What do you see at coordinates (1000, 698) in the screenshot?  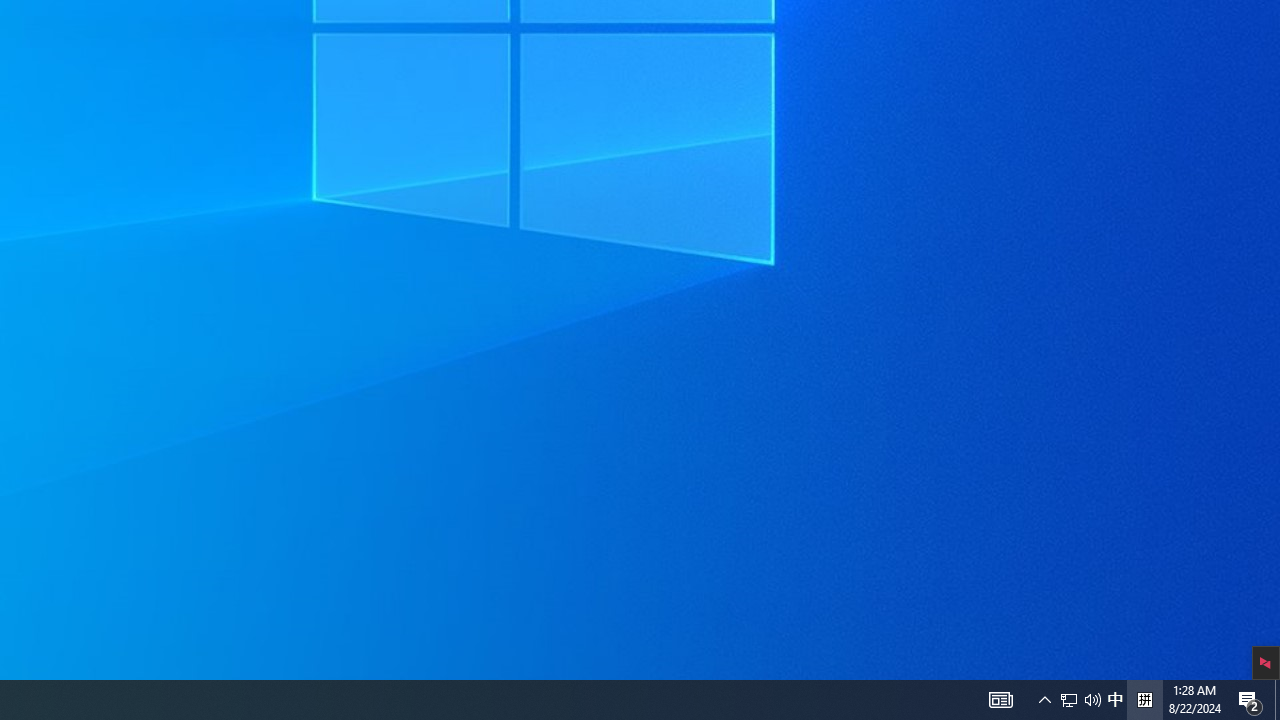 I see `'AutomationID: 4105'` at bounding box center [1000, 698].